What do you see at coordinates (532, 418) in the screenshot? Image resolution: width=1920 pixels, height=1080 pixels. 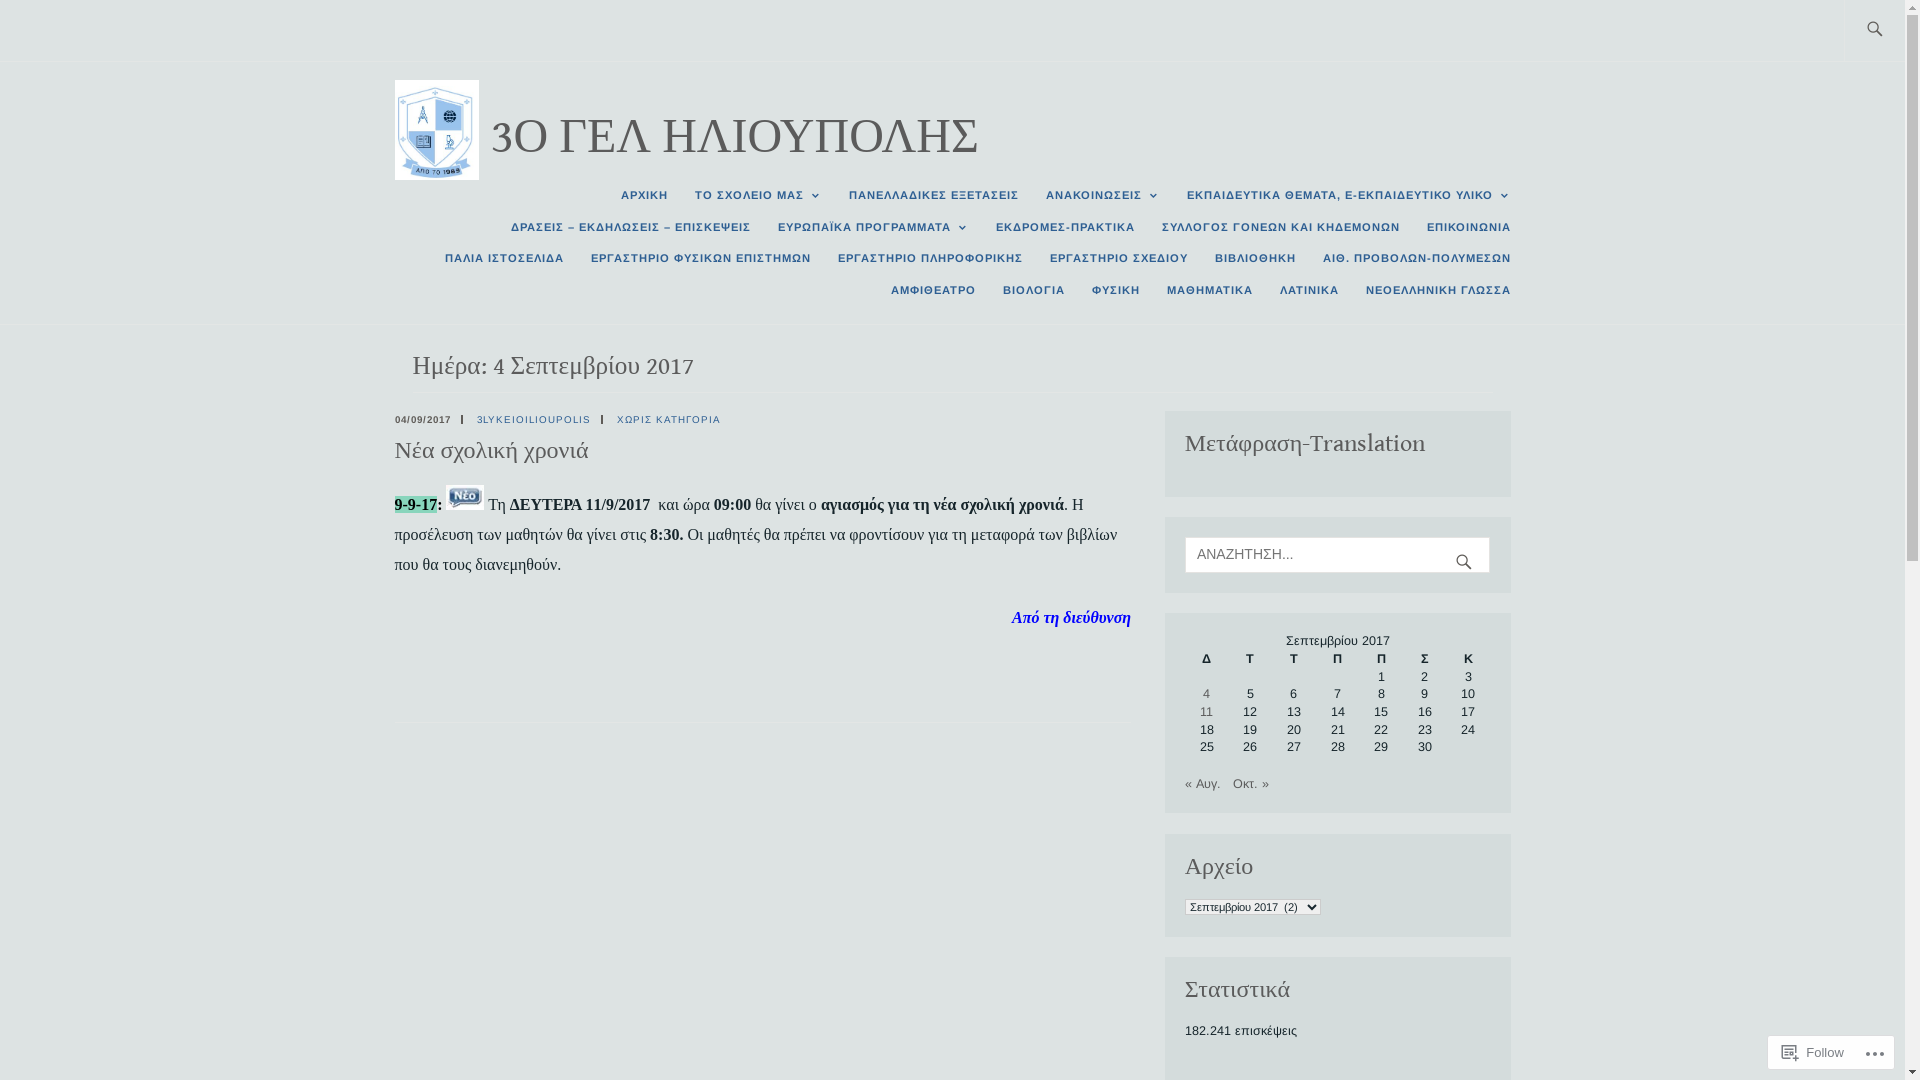 I see `'3LYKEIOILIOUPOLIS'` at bounding box center [532, 418].